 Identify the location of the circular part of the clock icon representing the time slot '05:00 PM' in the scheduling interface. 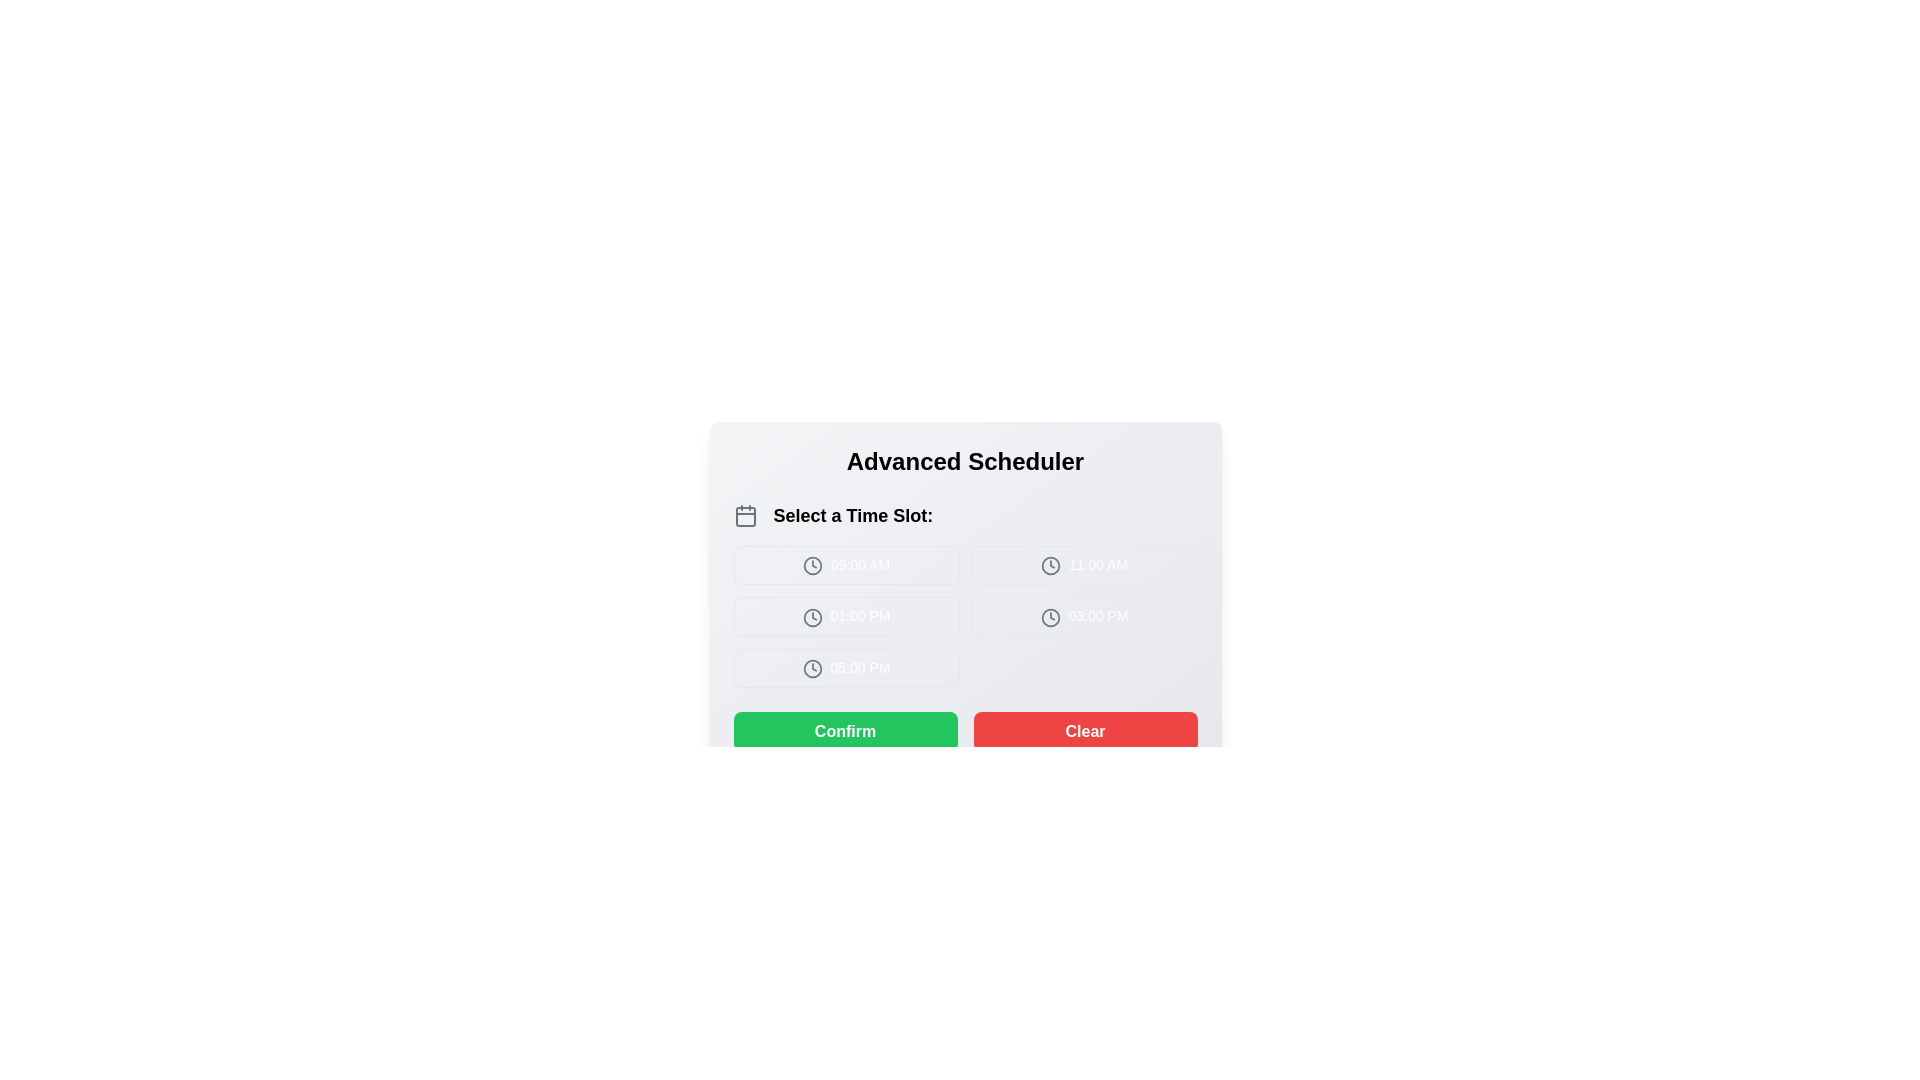
(812, 668).